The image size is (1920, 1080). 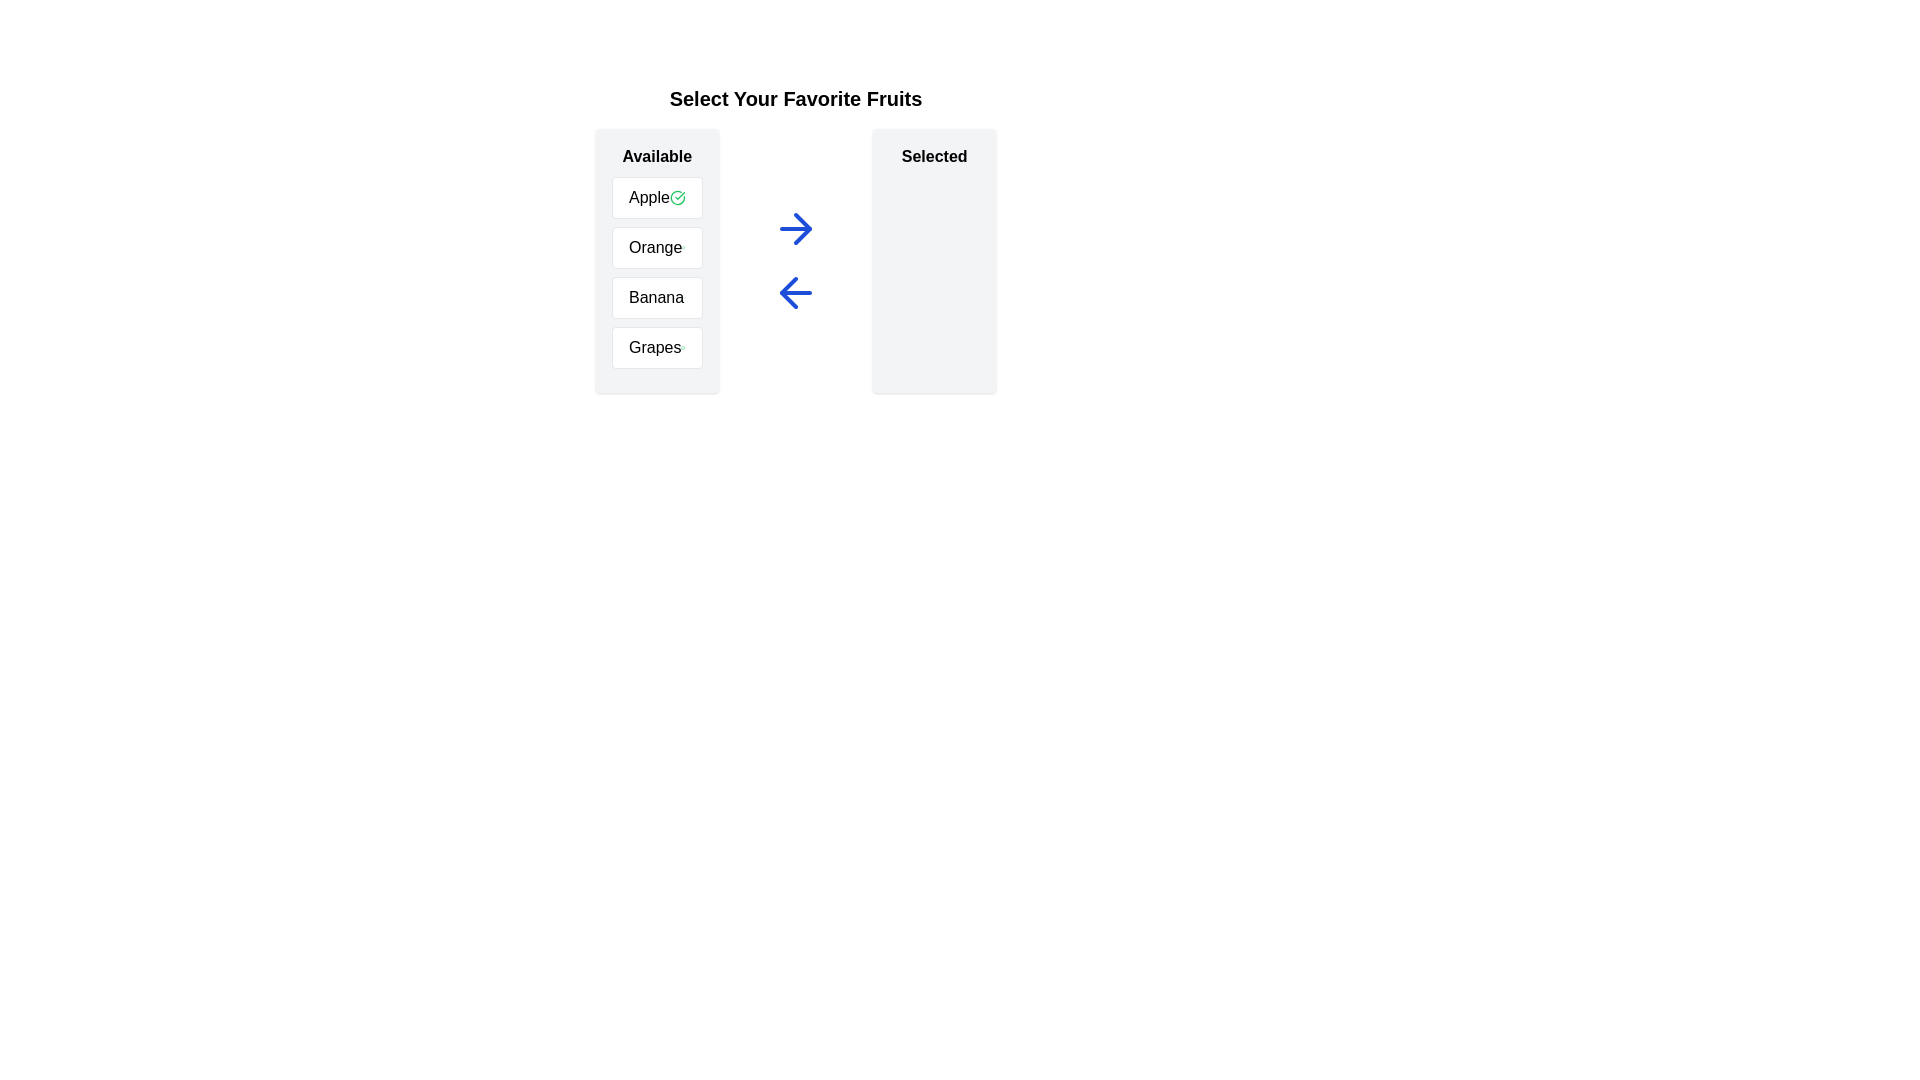 What do you see at coordinates (657, 197) in the screenshot?
I see `the text of the available item 'Apple' to select it` at bounding box center [657, 197].